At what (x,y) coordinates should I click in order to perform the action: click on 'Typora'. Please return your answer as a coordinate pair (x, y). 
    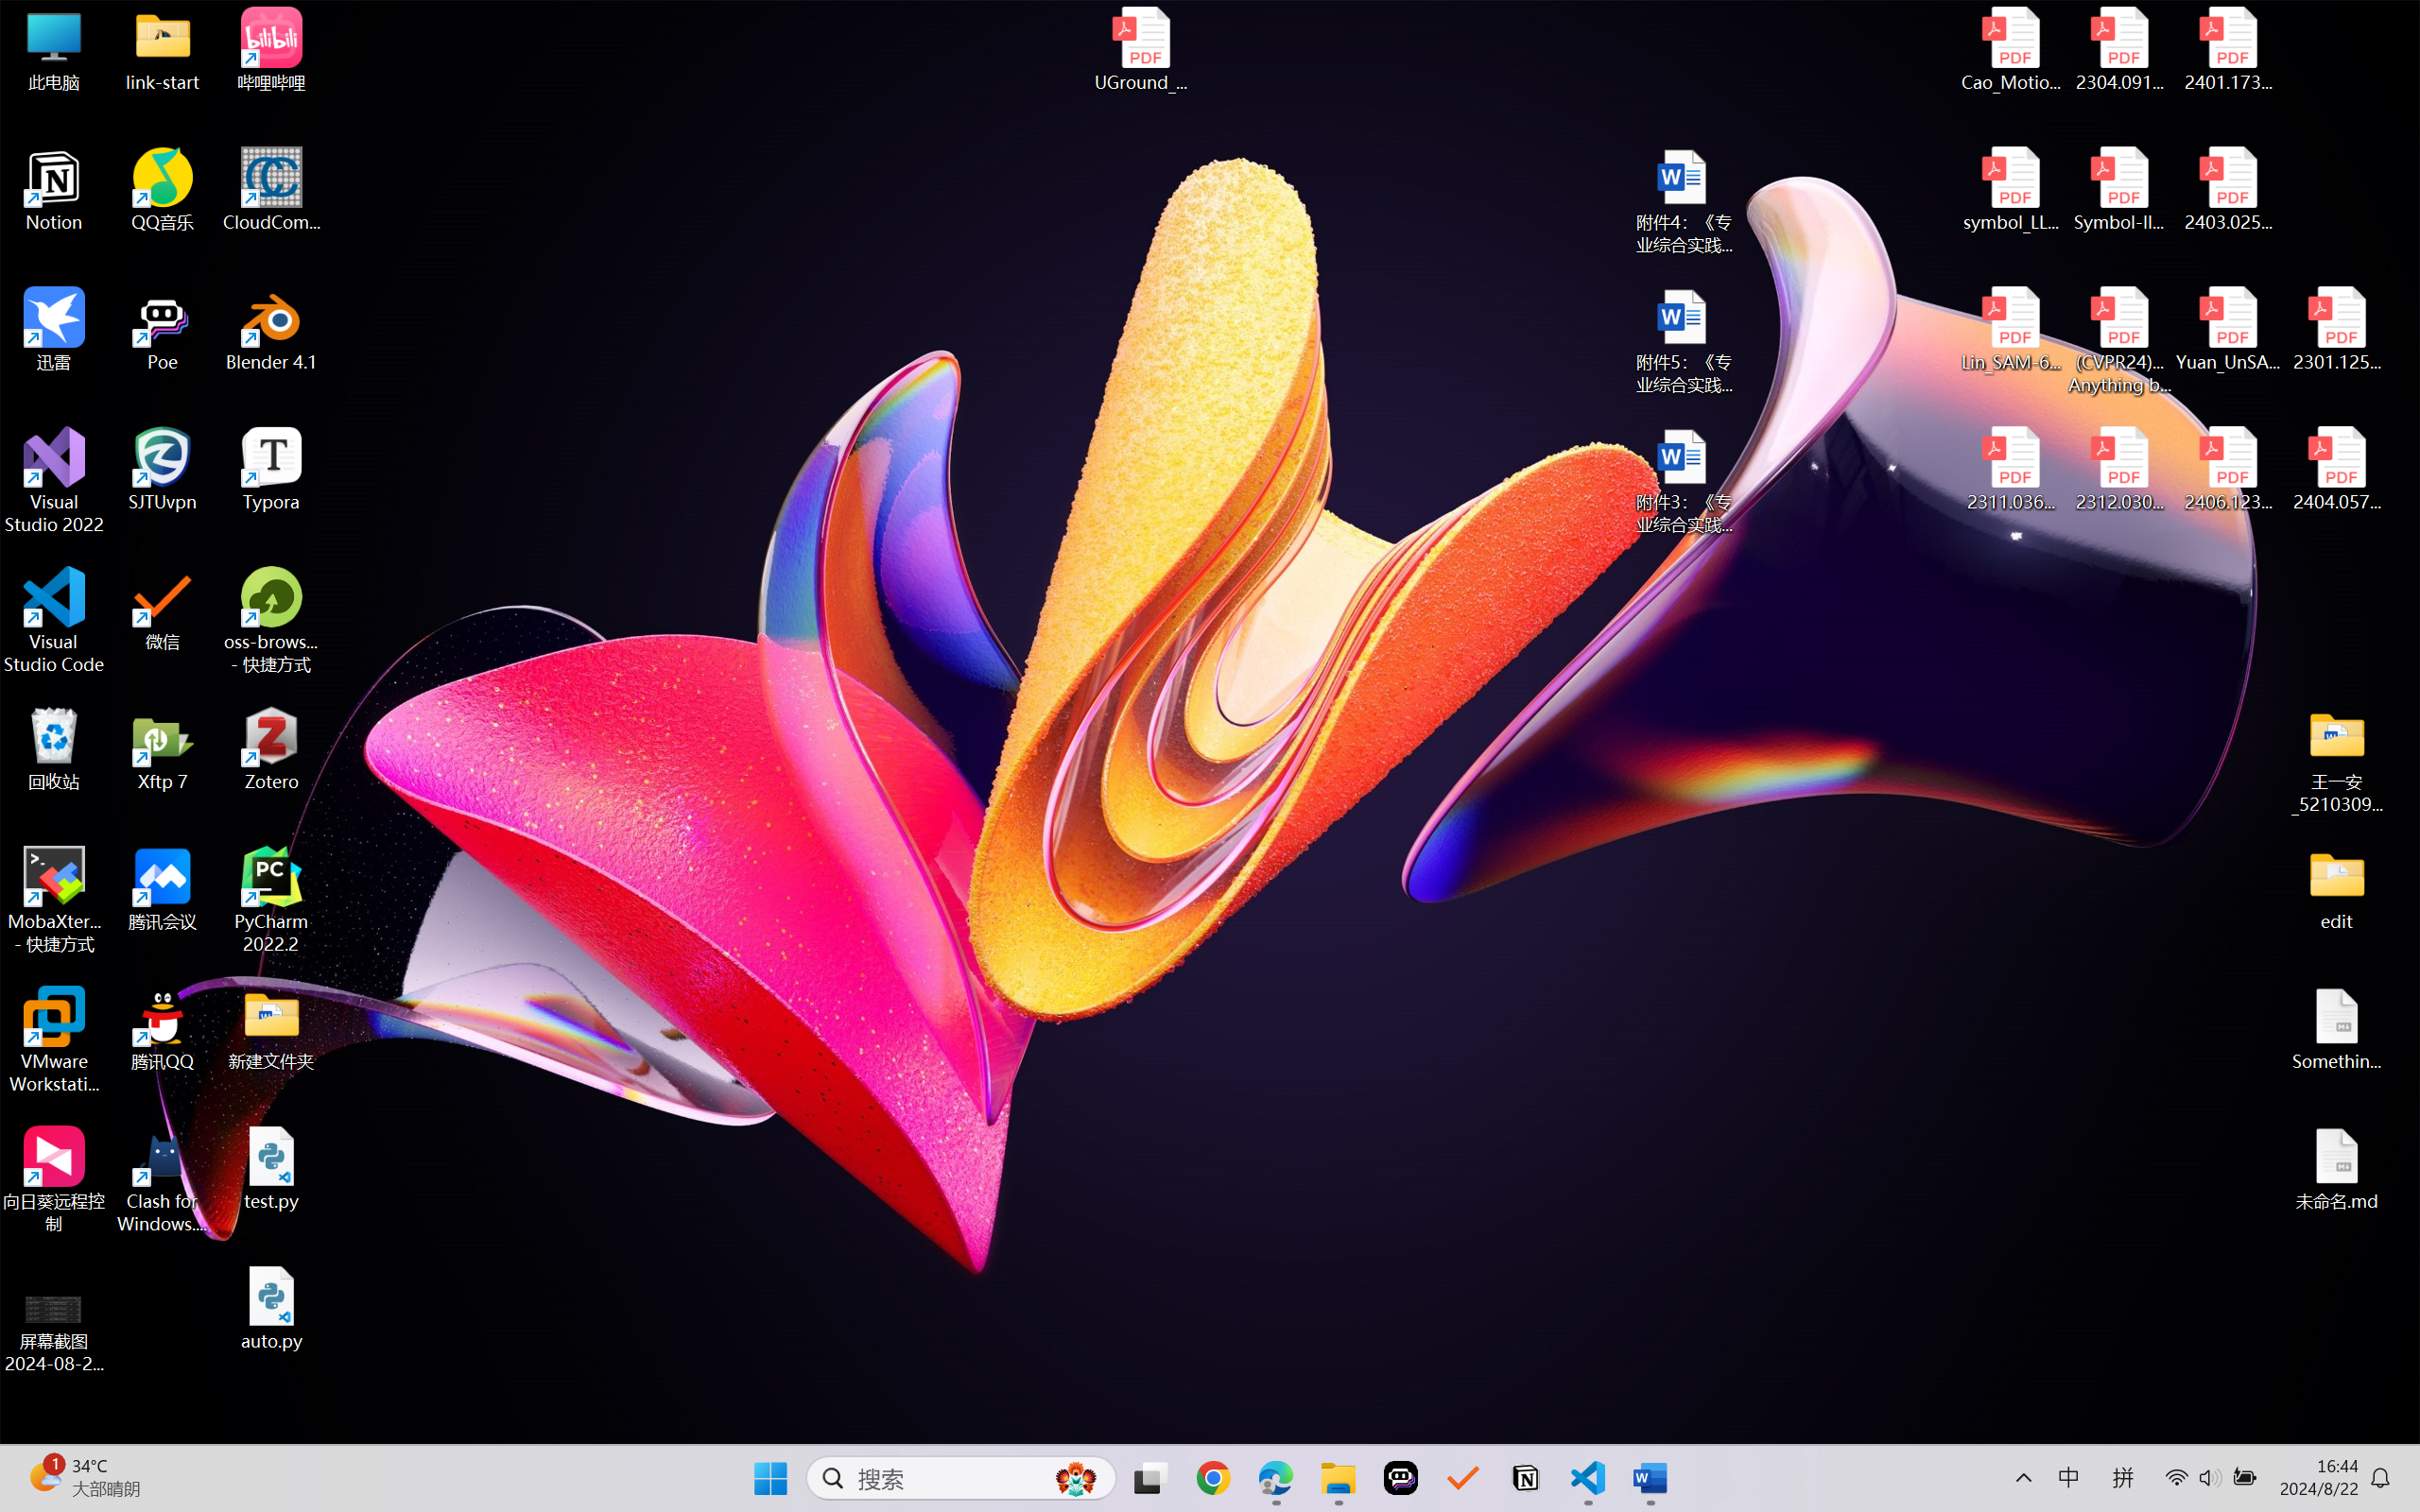
    Looking at the image, I should click on (271, 469).